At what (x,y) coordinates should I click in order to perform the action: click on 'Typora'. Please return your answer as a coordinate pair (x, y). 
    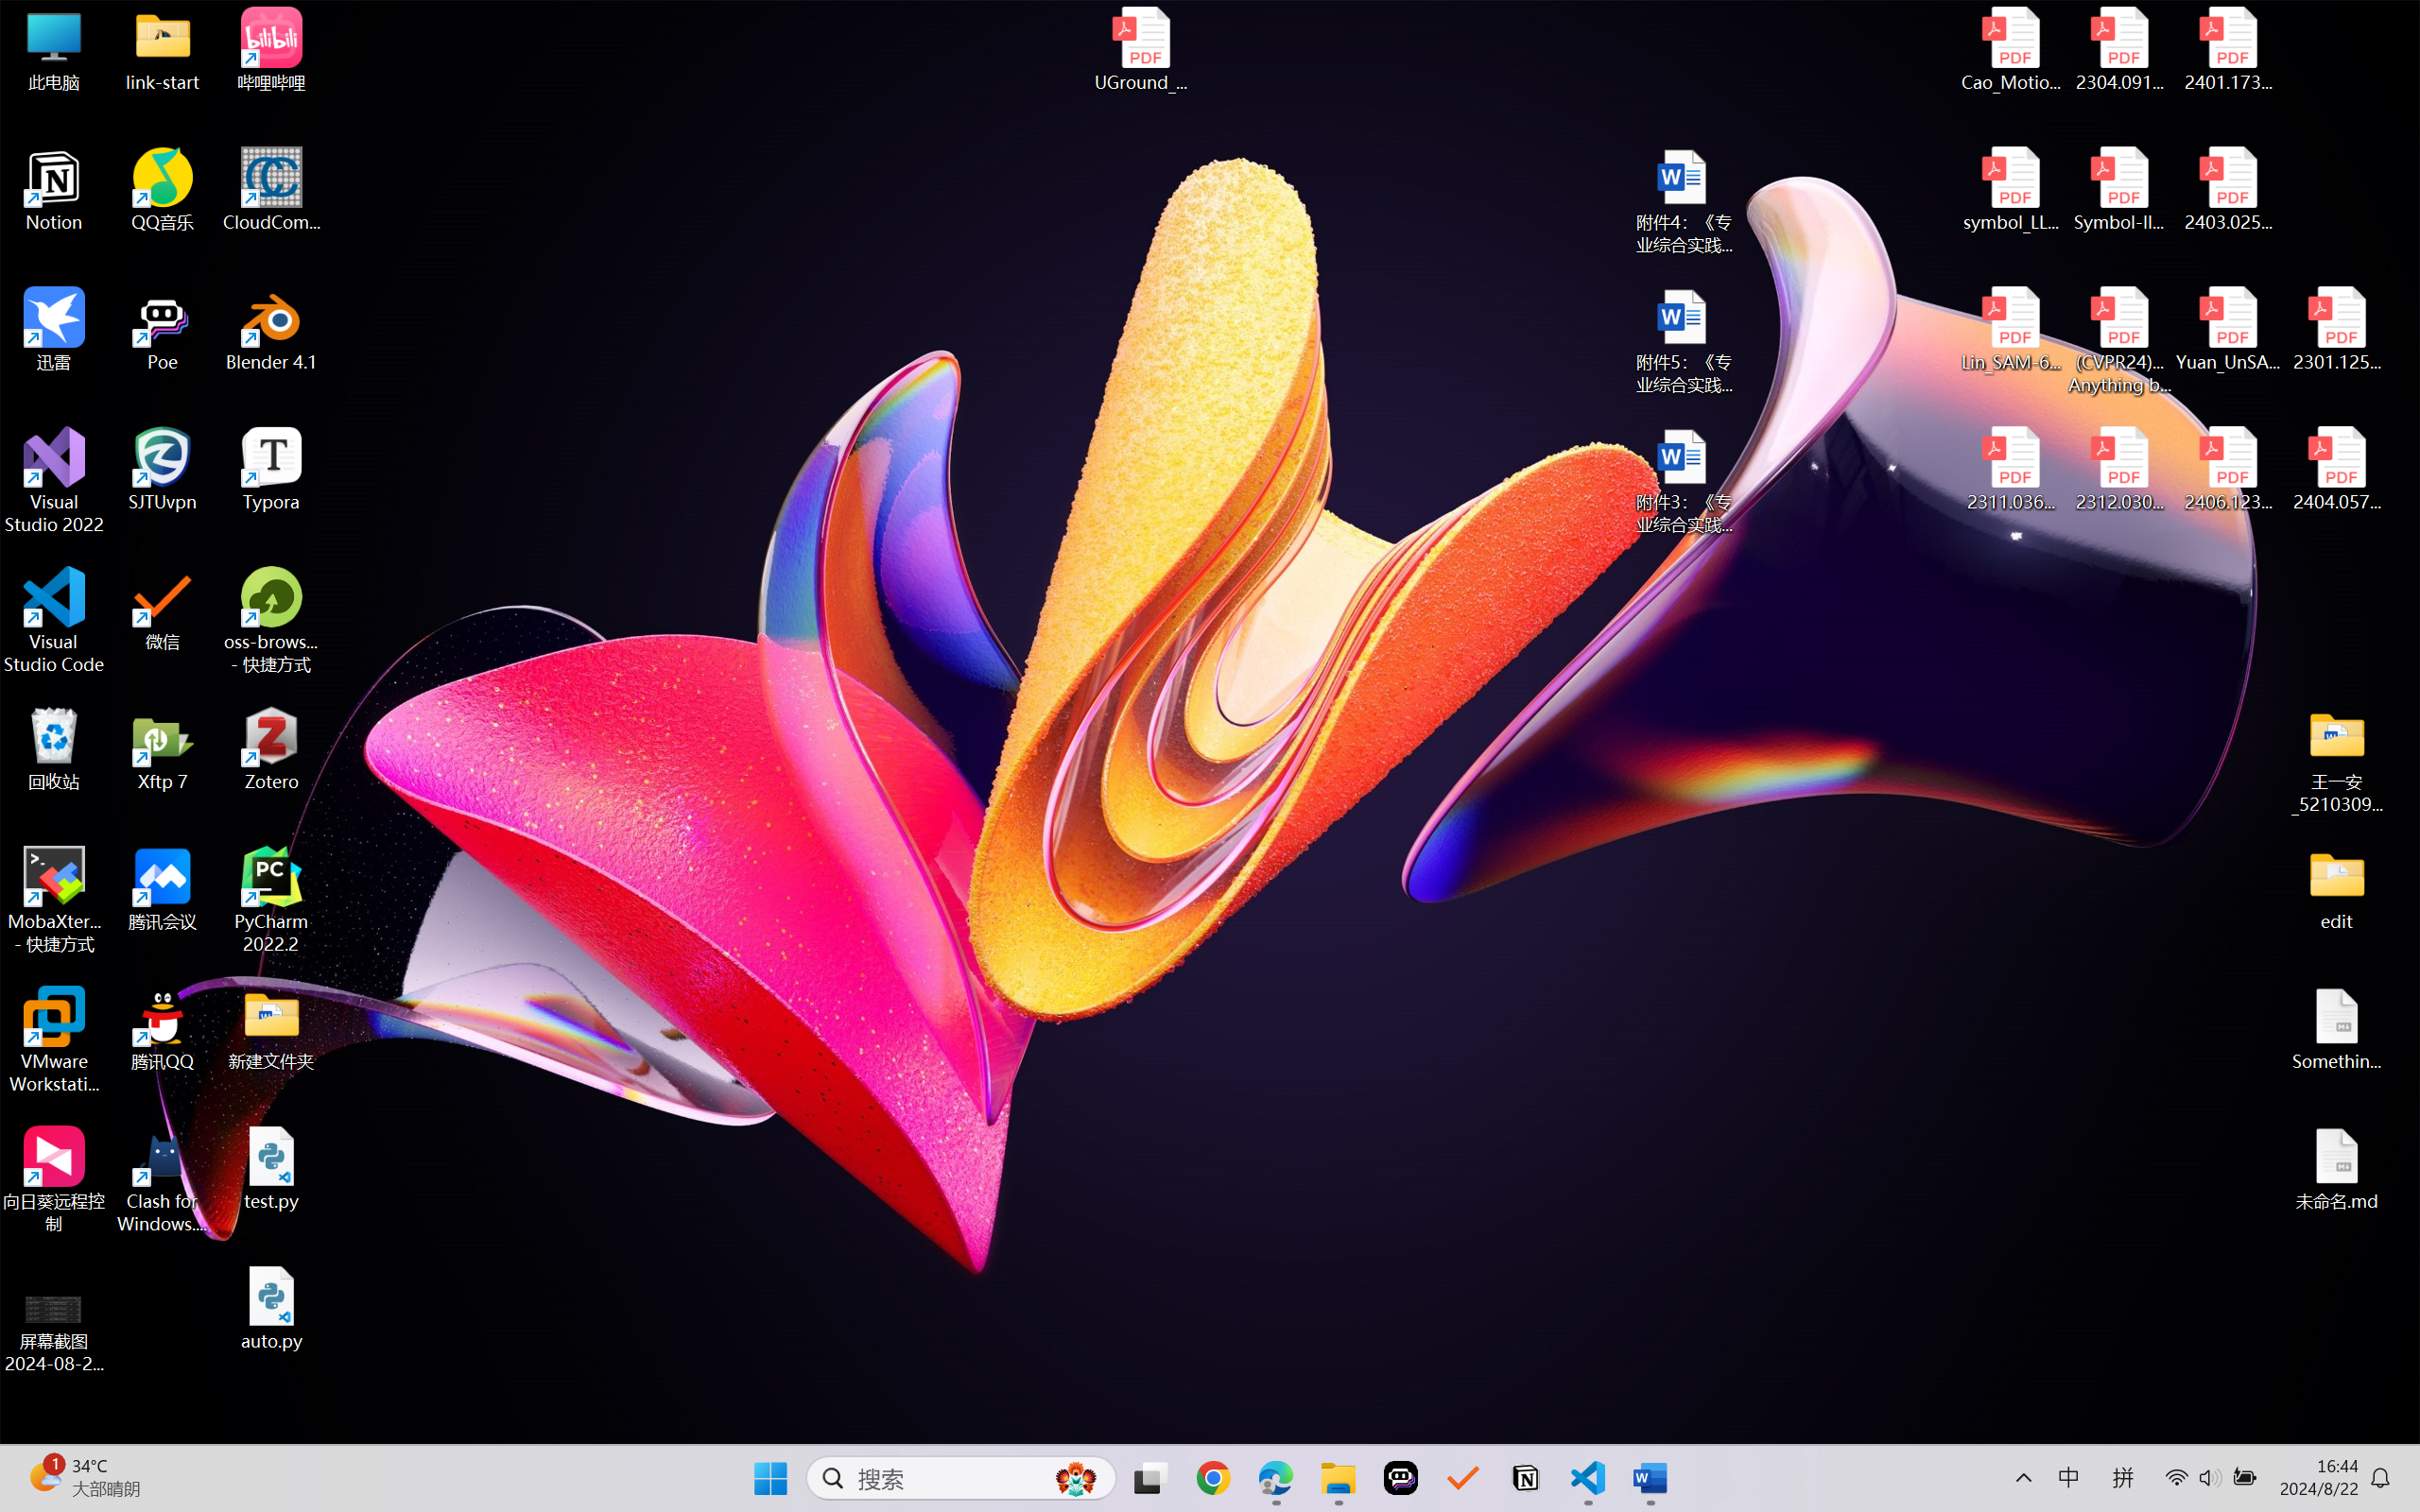
    Looking at the image, I should click on (271, 469).